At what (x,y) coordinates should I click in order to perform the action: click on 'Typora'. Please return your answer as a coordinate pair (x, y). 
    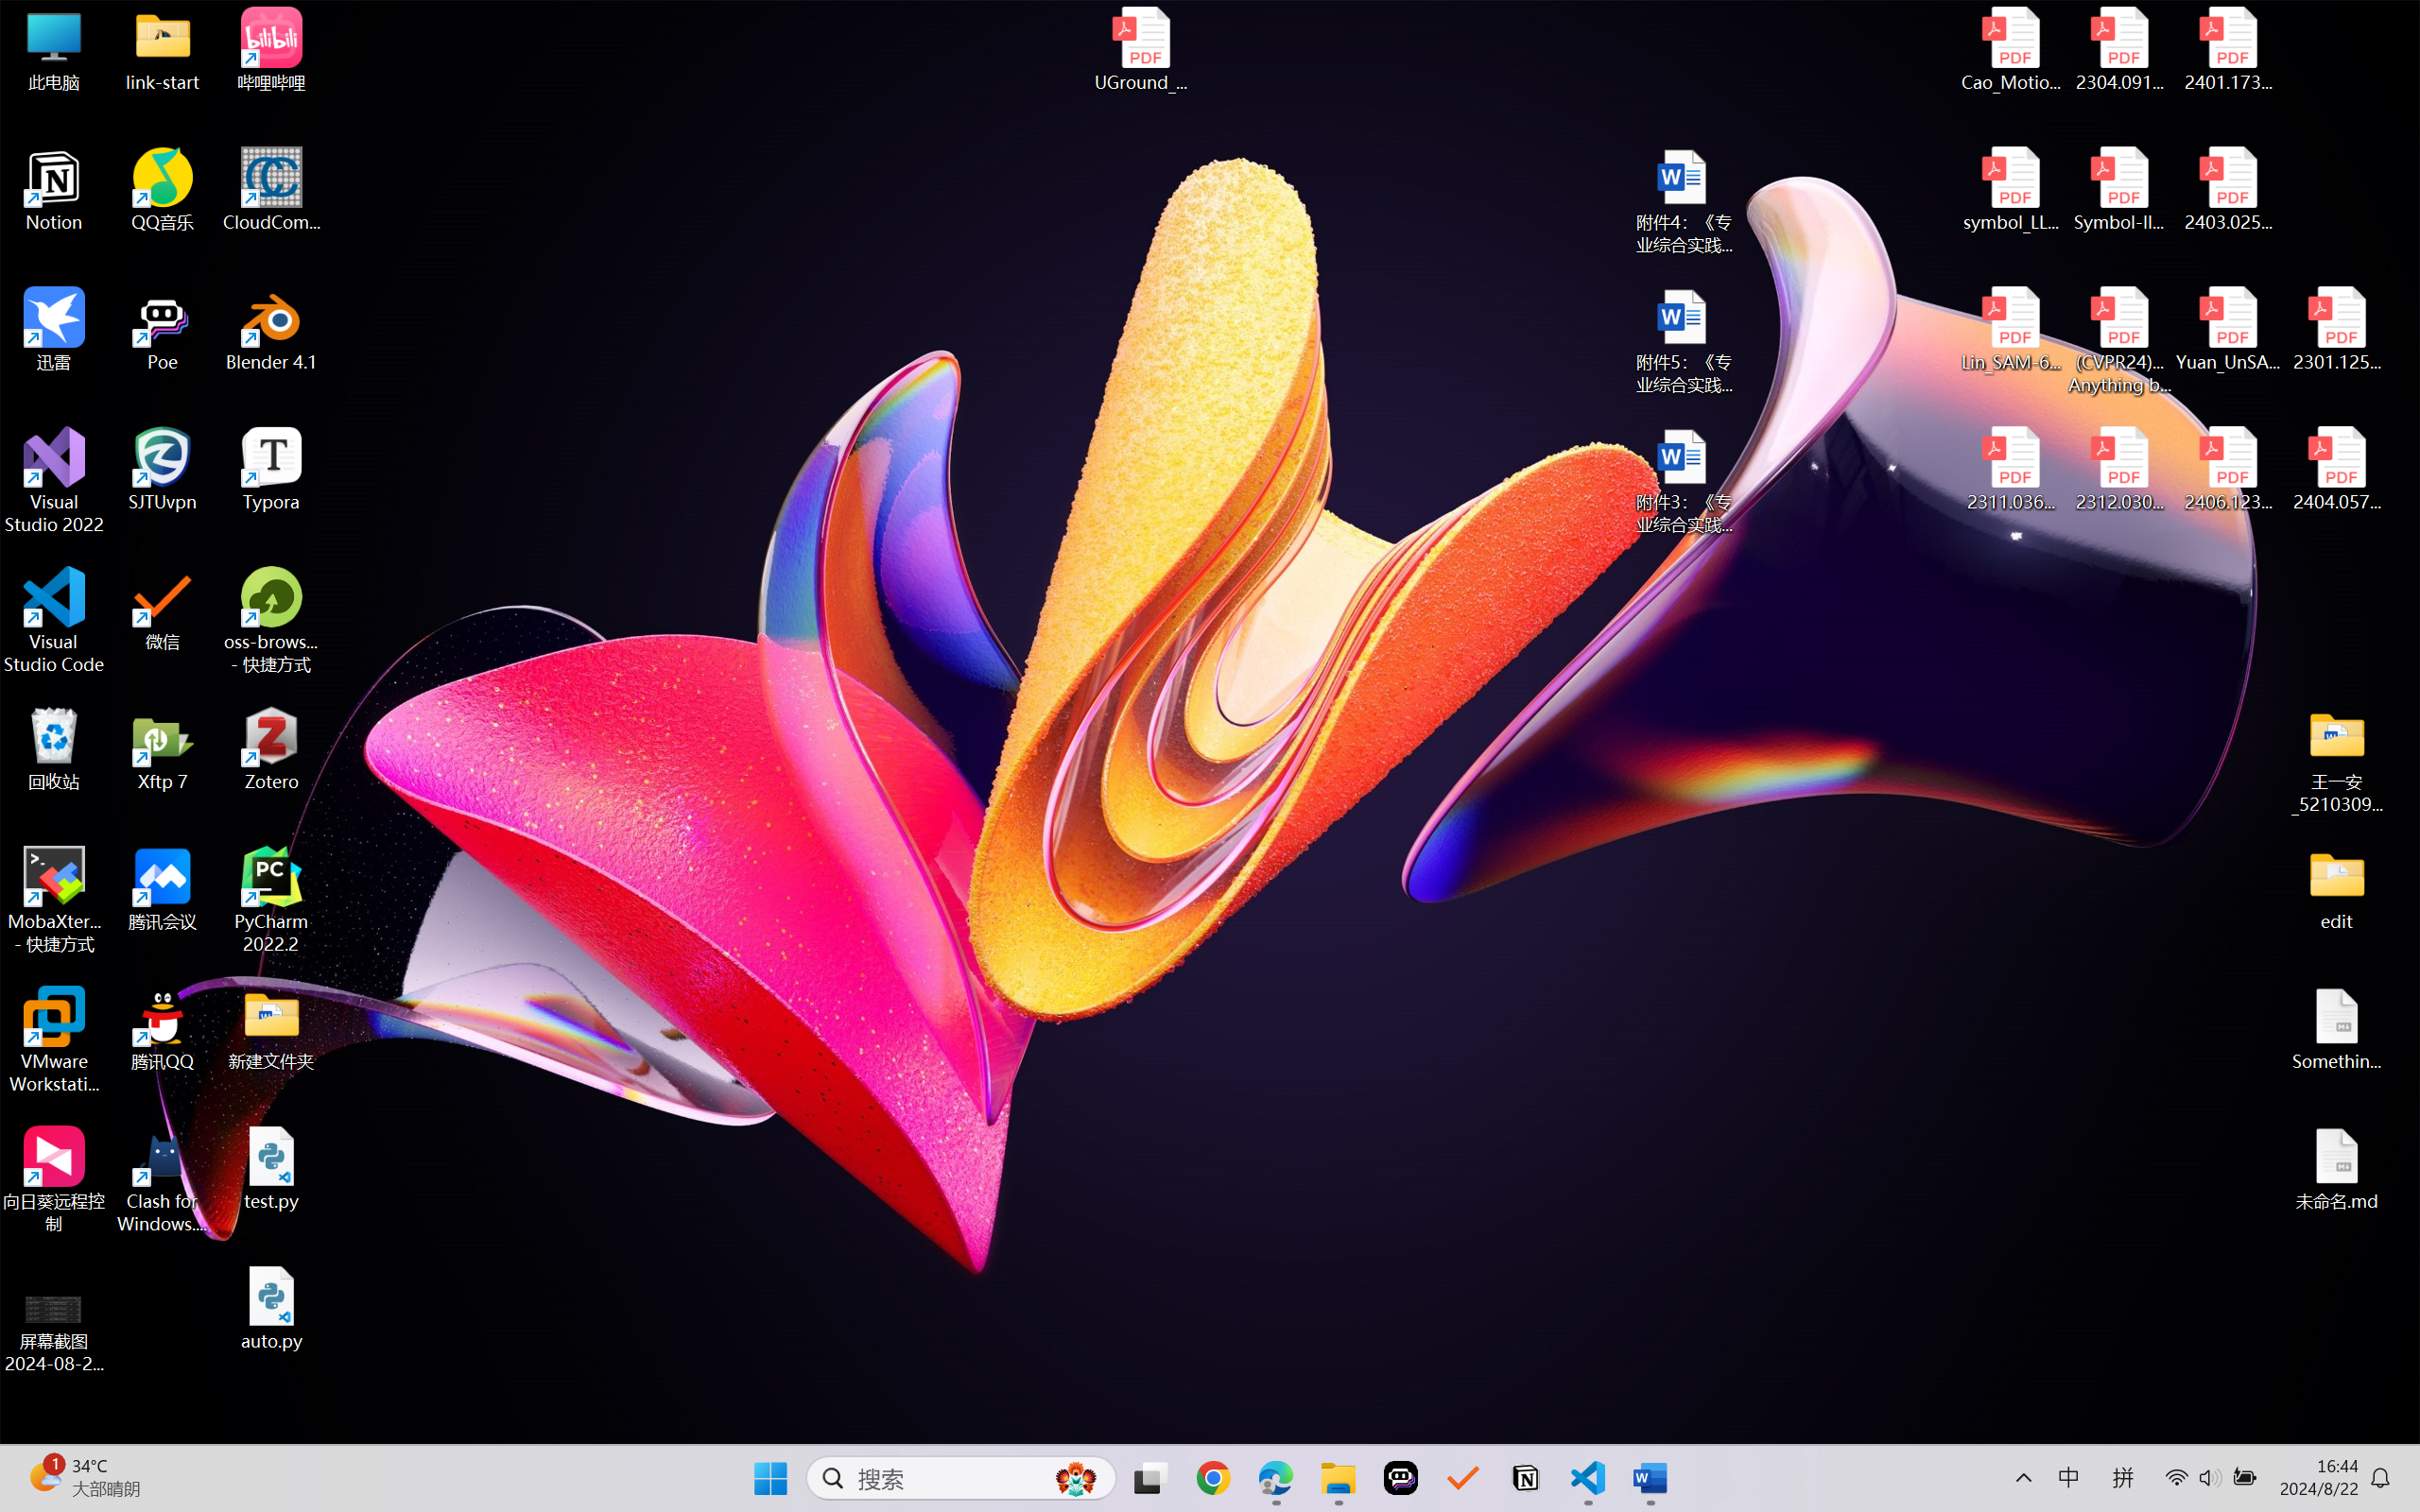
    Looking at the image, I should click on (271, 469).